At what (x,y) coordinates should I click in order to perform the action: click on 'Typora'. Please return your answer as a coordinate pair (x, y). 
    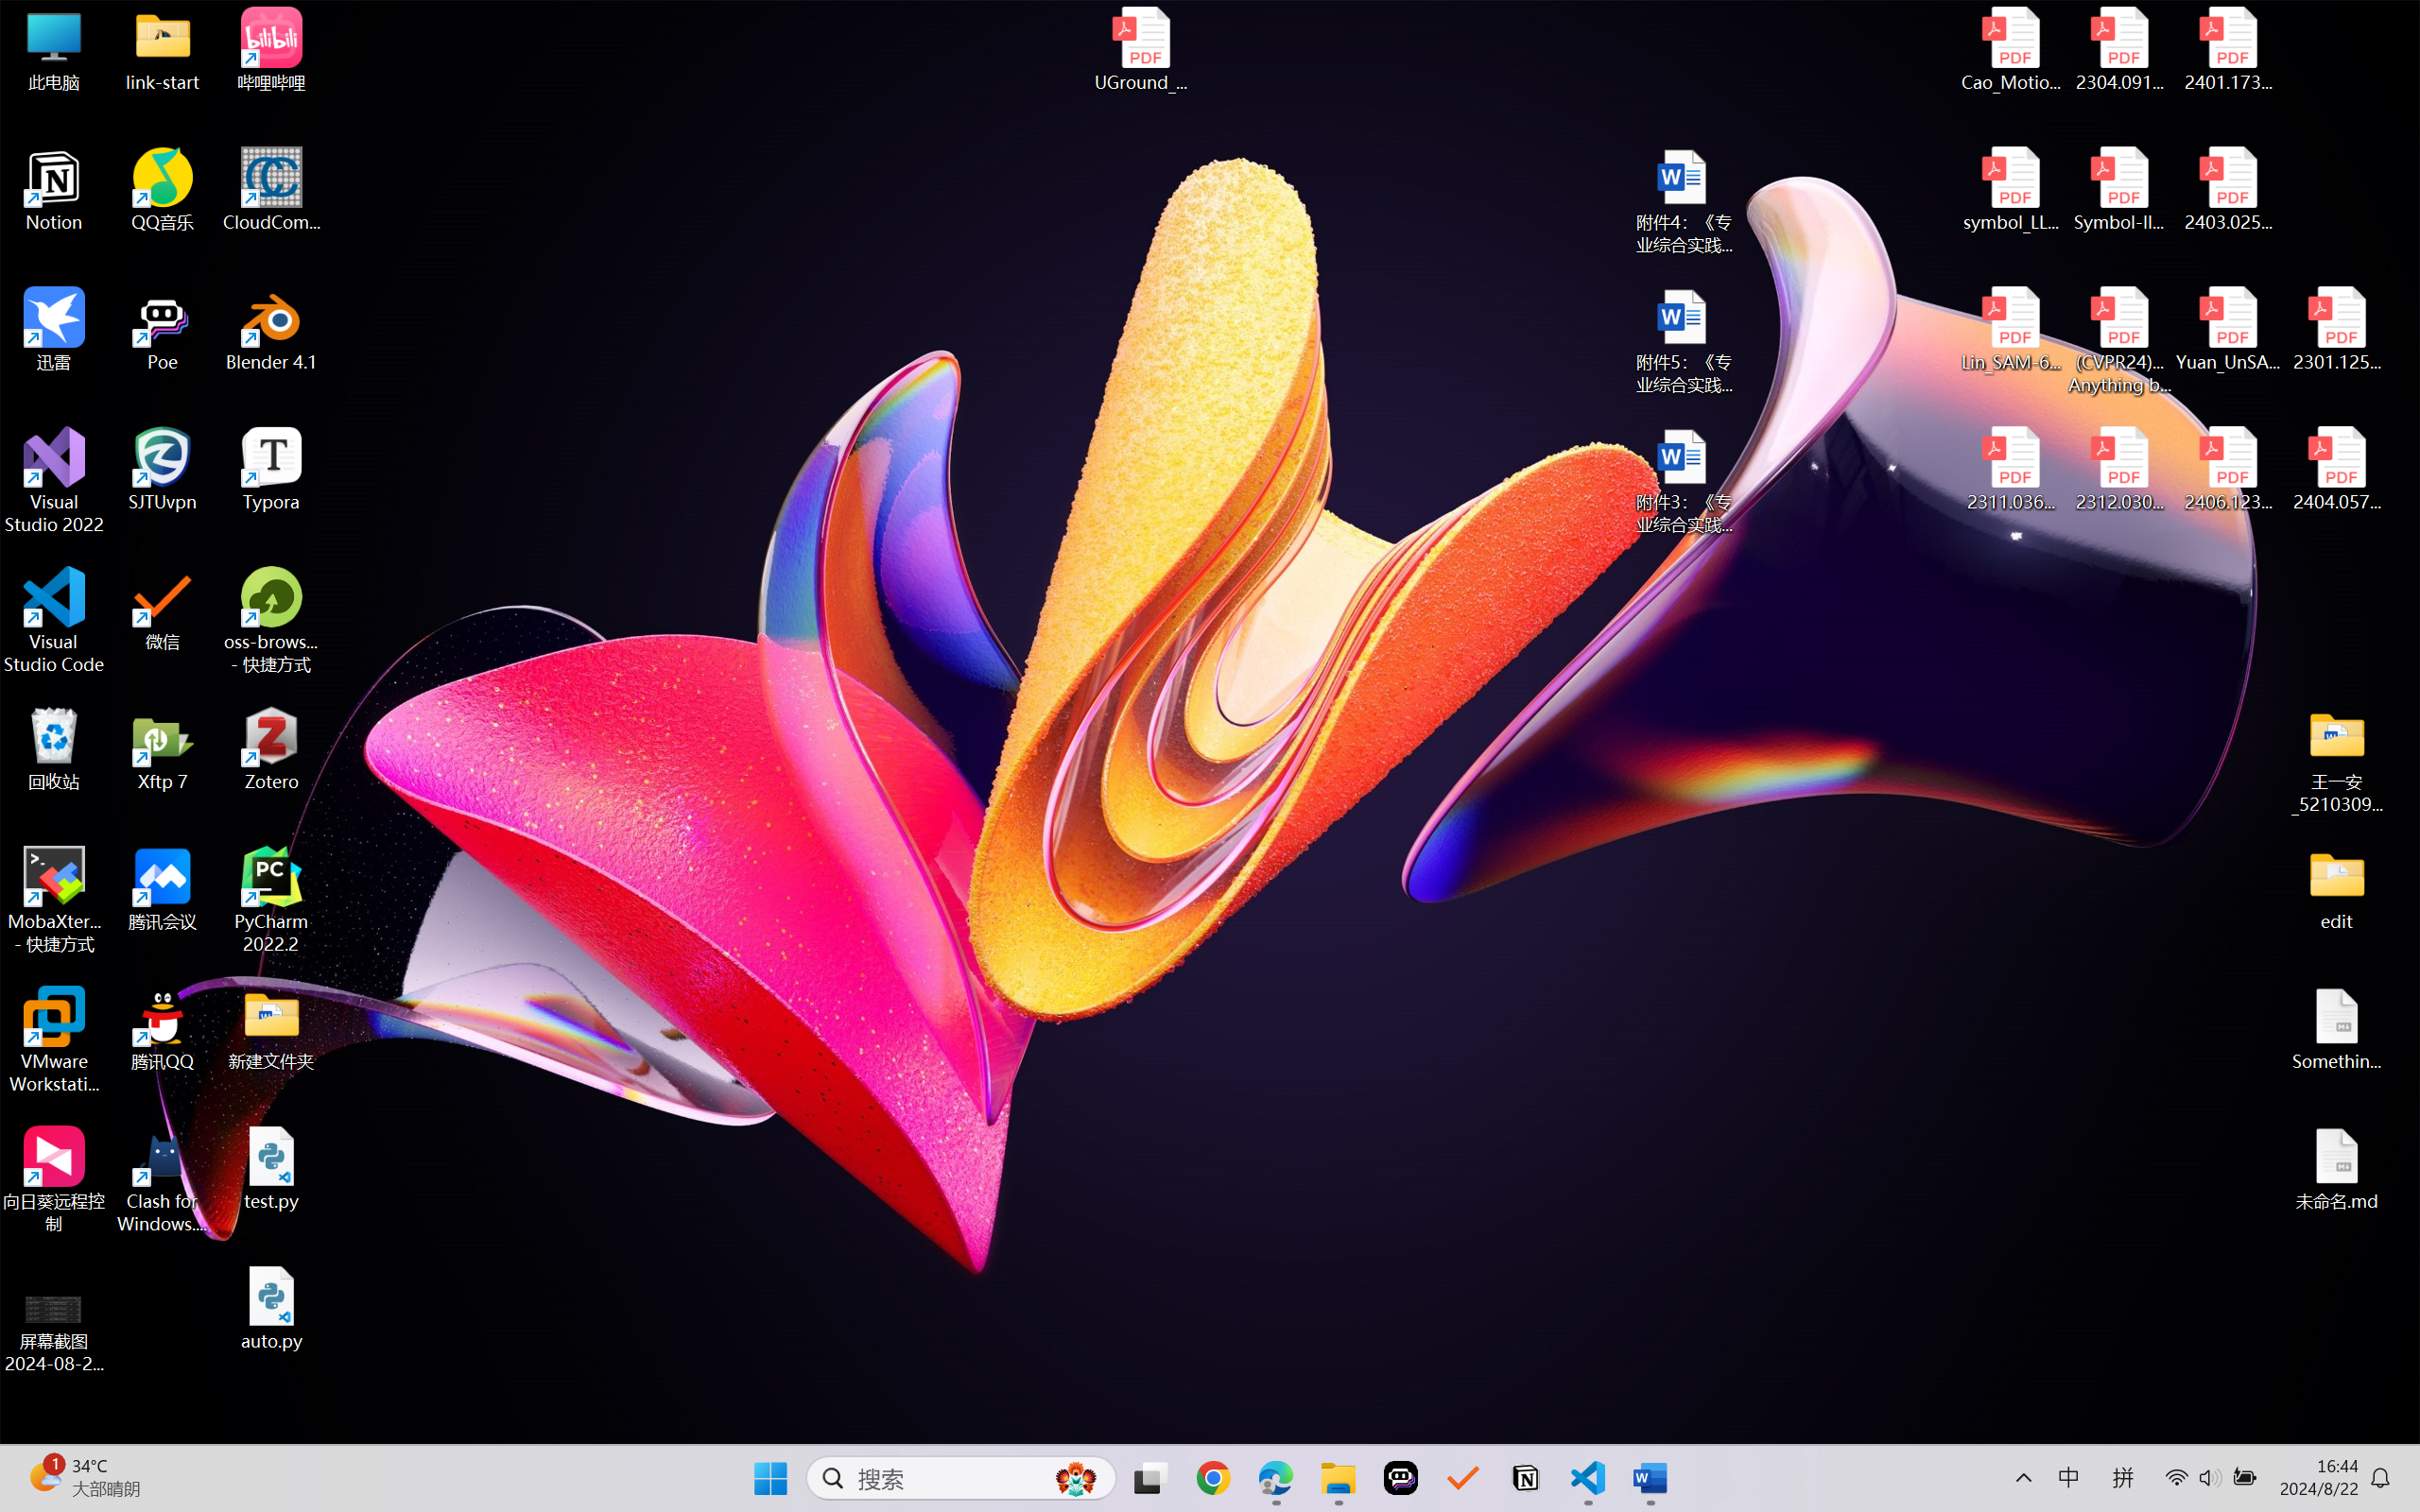
    Looking at the image, I should click on (271, 469).